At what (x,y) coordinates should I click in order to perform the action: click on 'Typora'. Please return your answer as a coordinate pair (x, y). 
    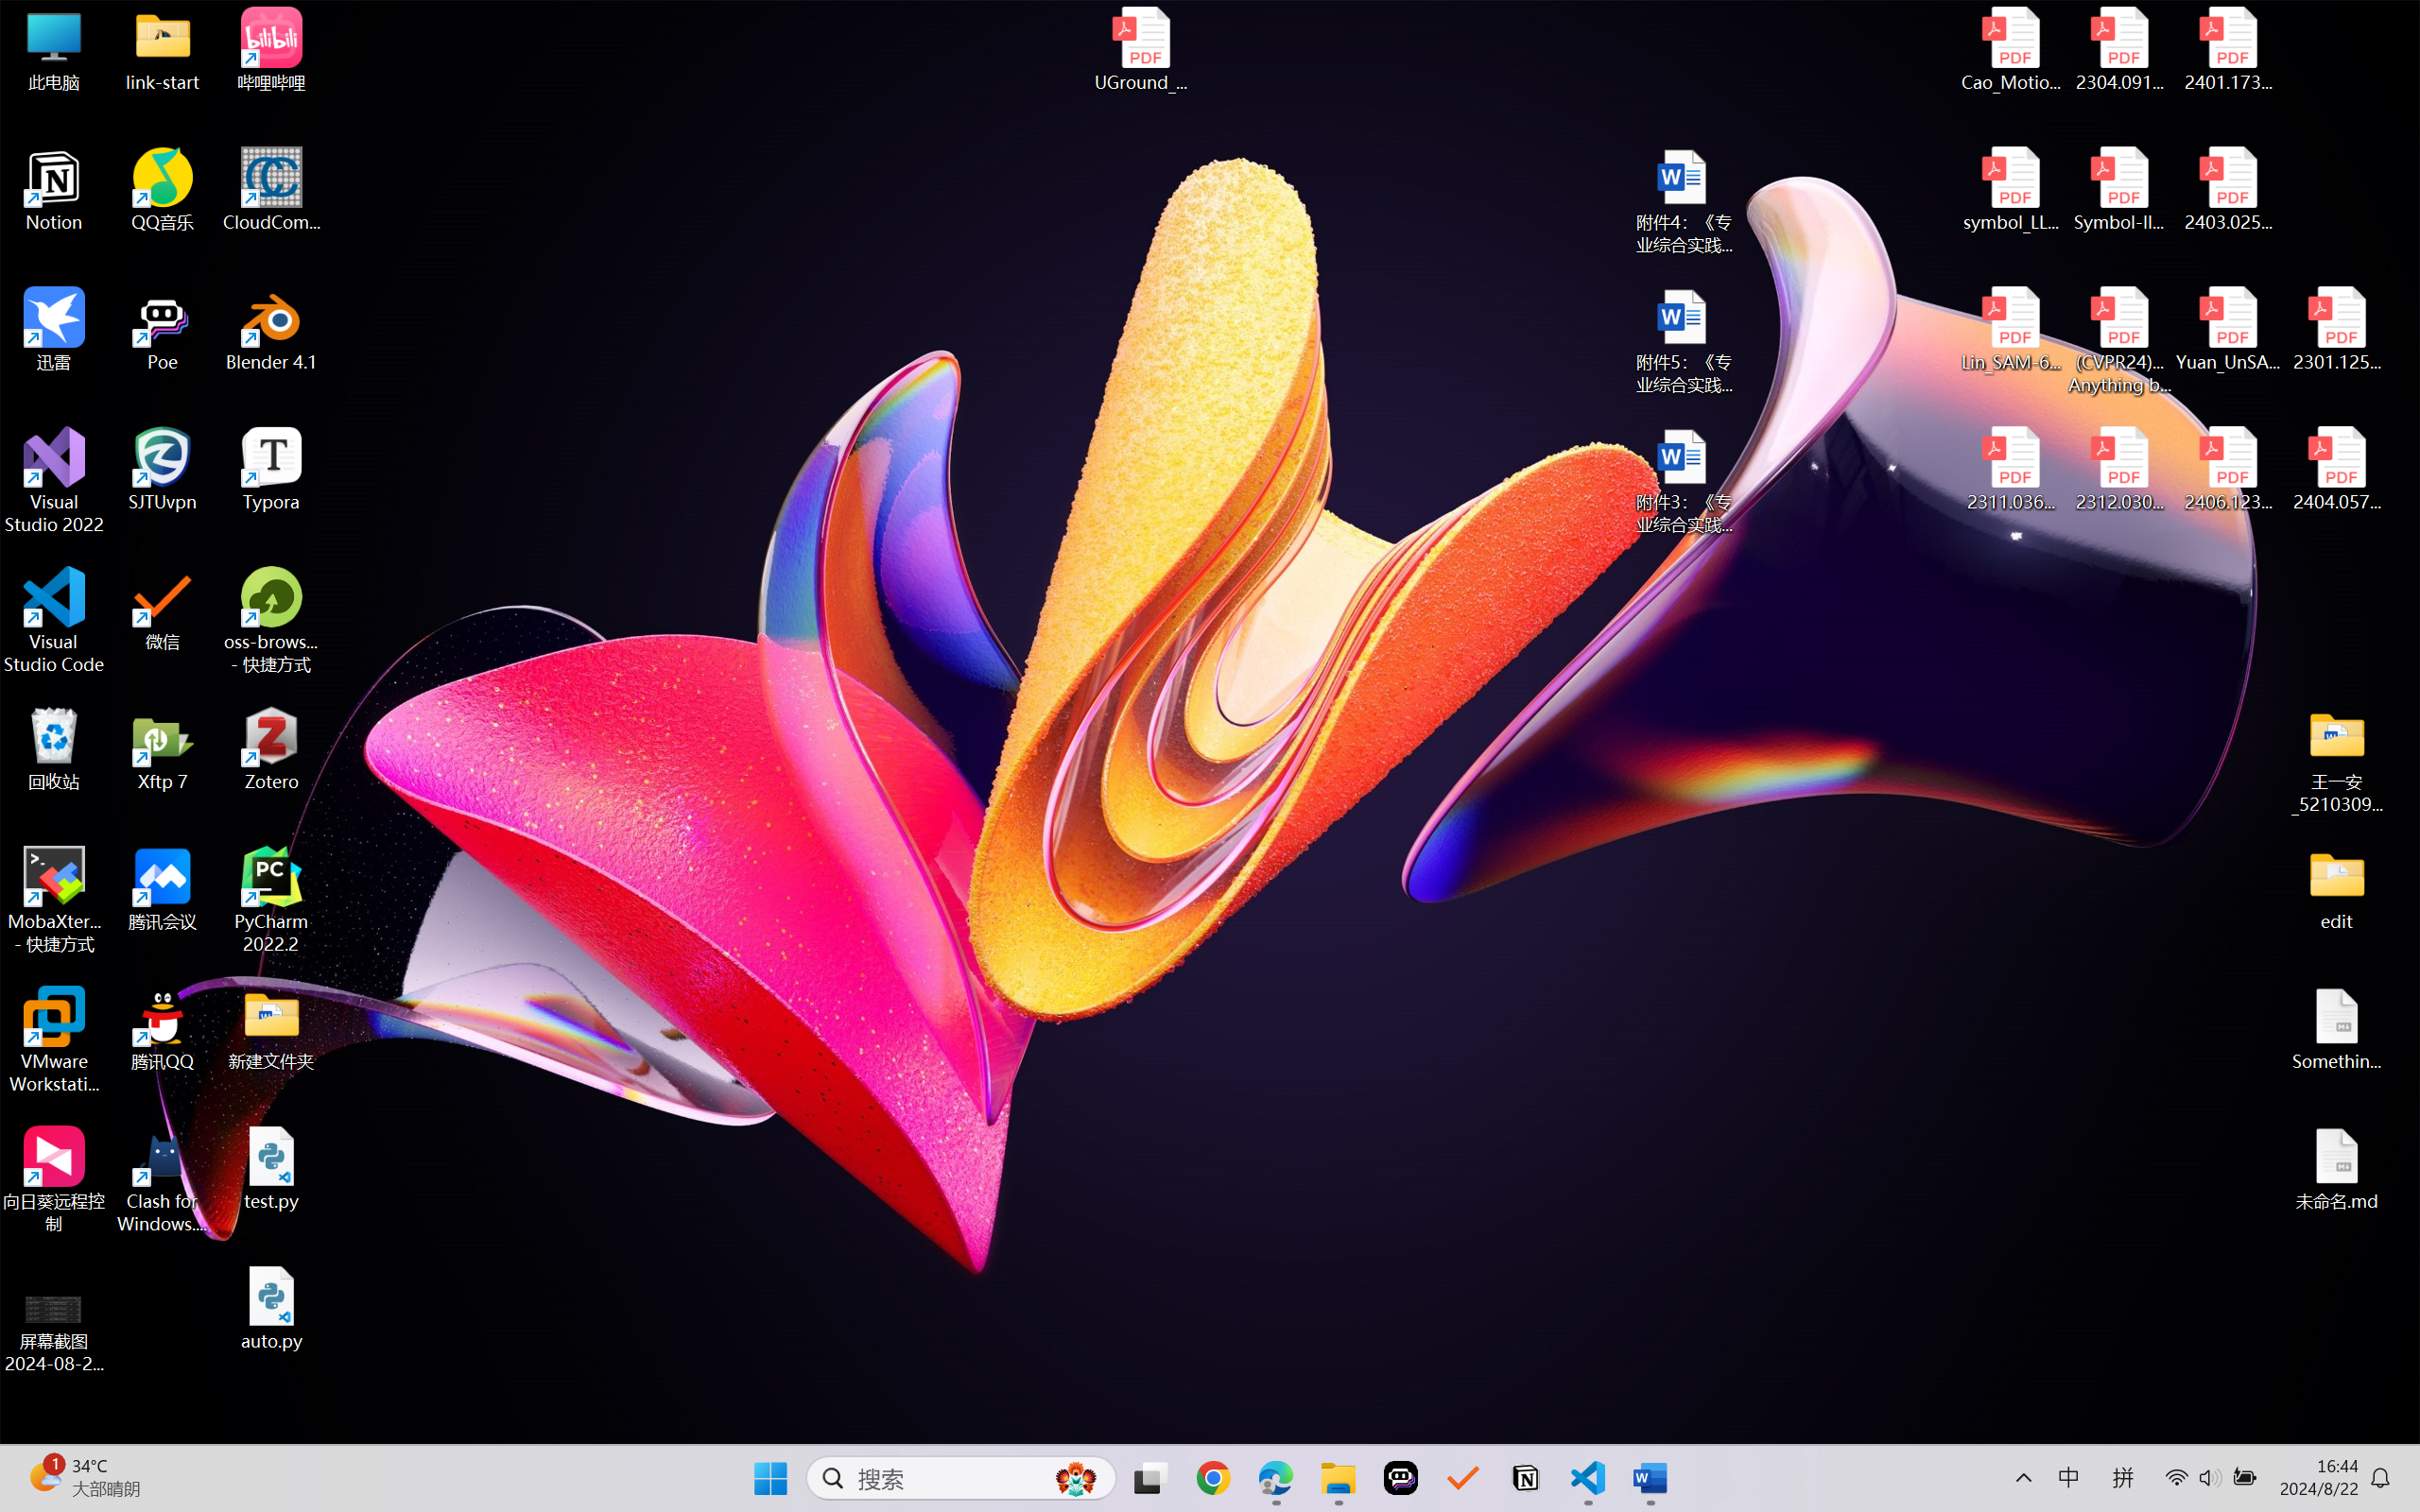
    Looking at the image, I should click on (271, 469).